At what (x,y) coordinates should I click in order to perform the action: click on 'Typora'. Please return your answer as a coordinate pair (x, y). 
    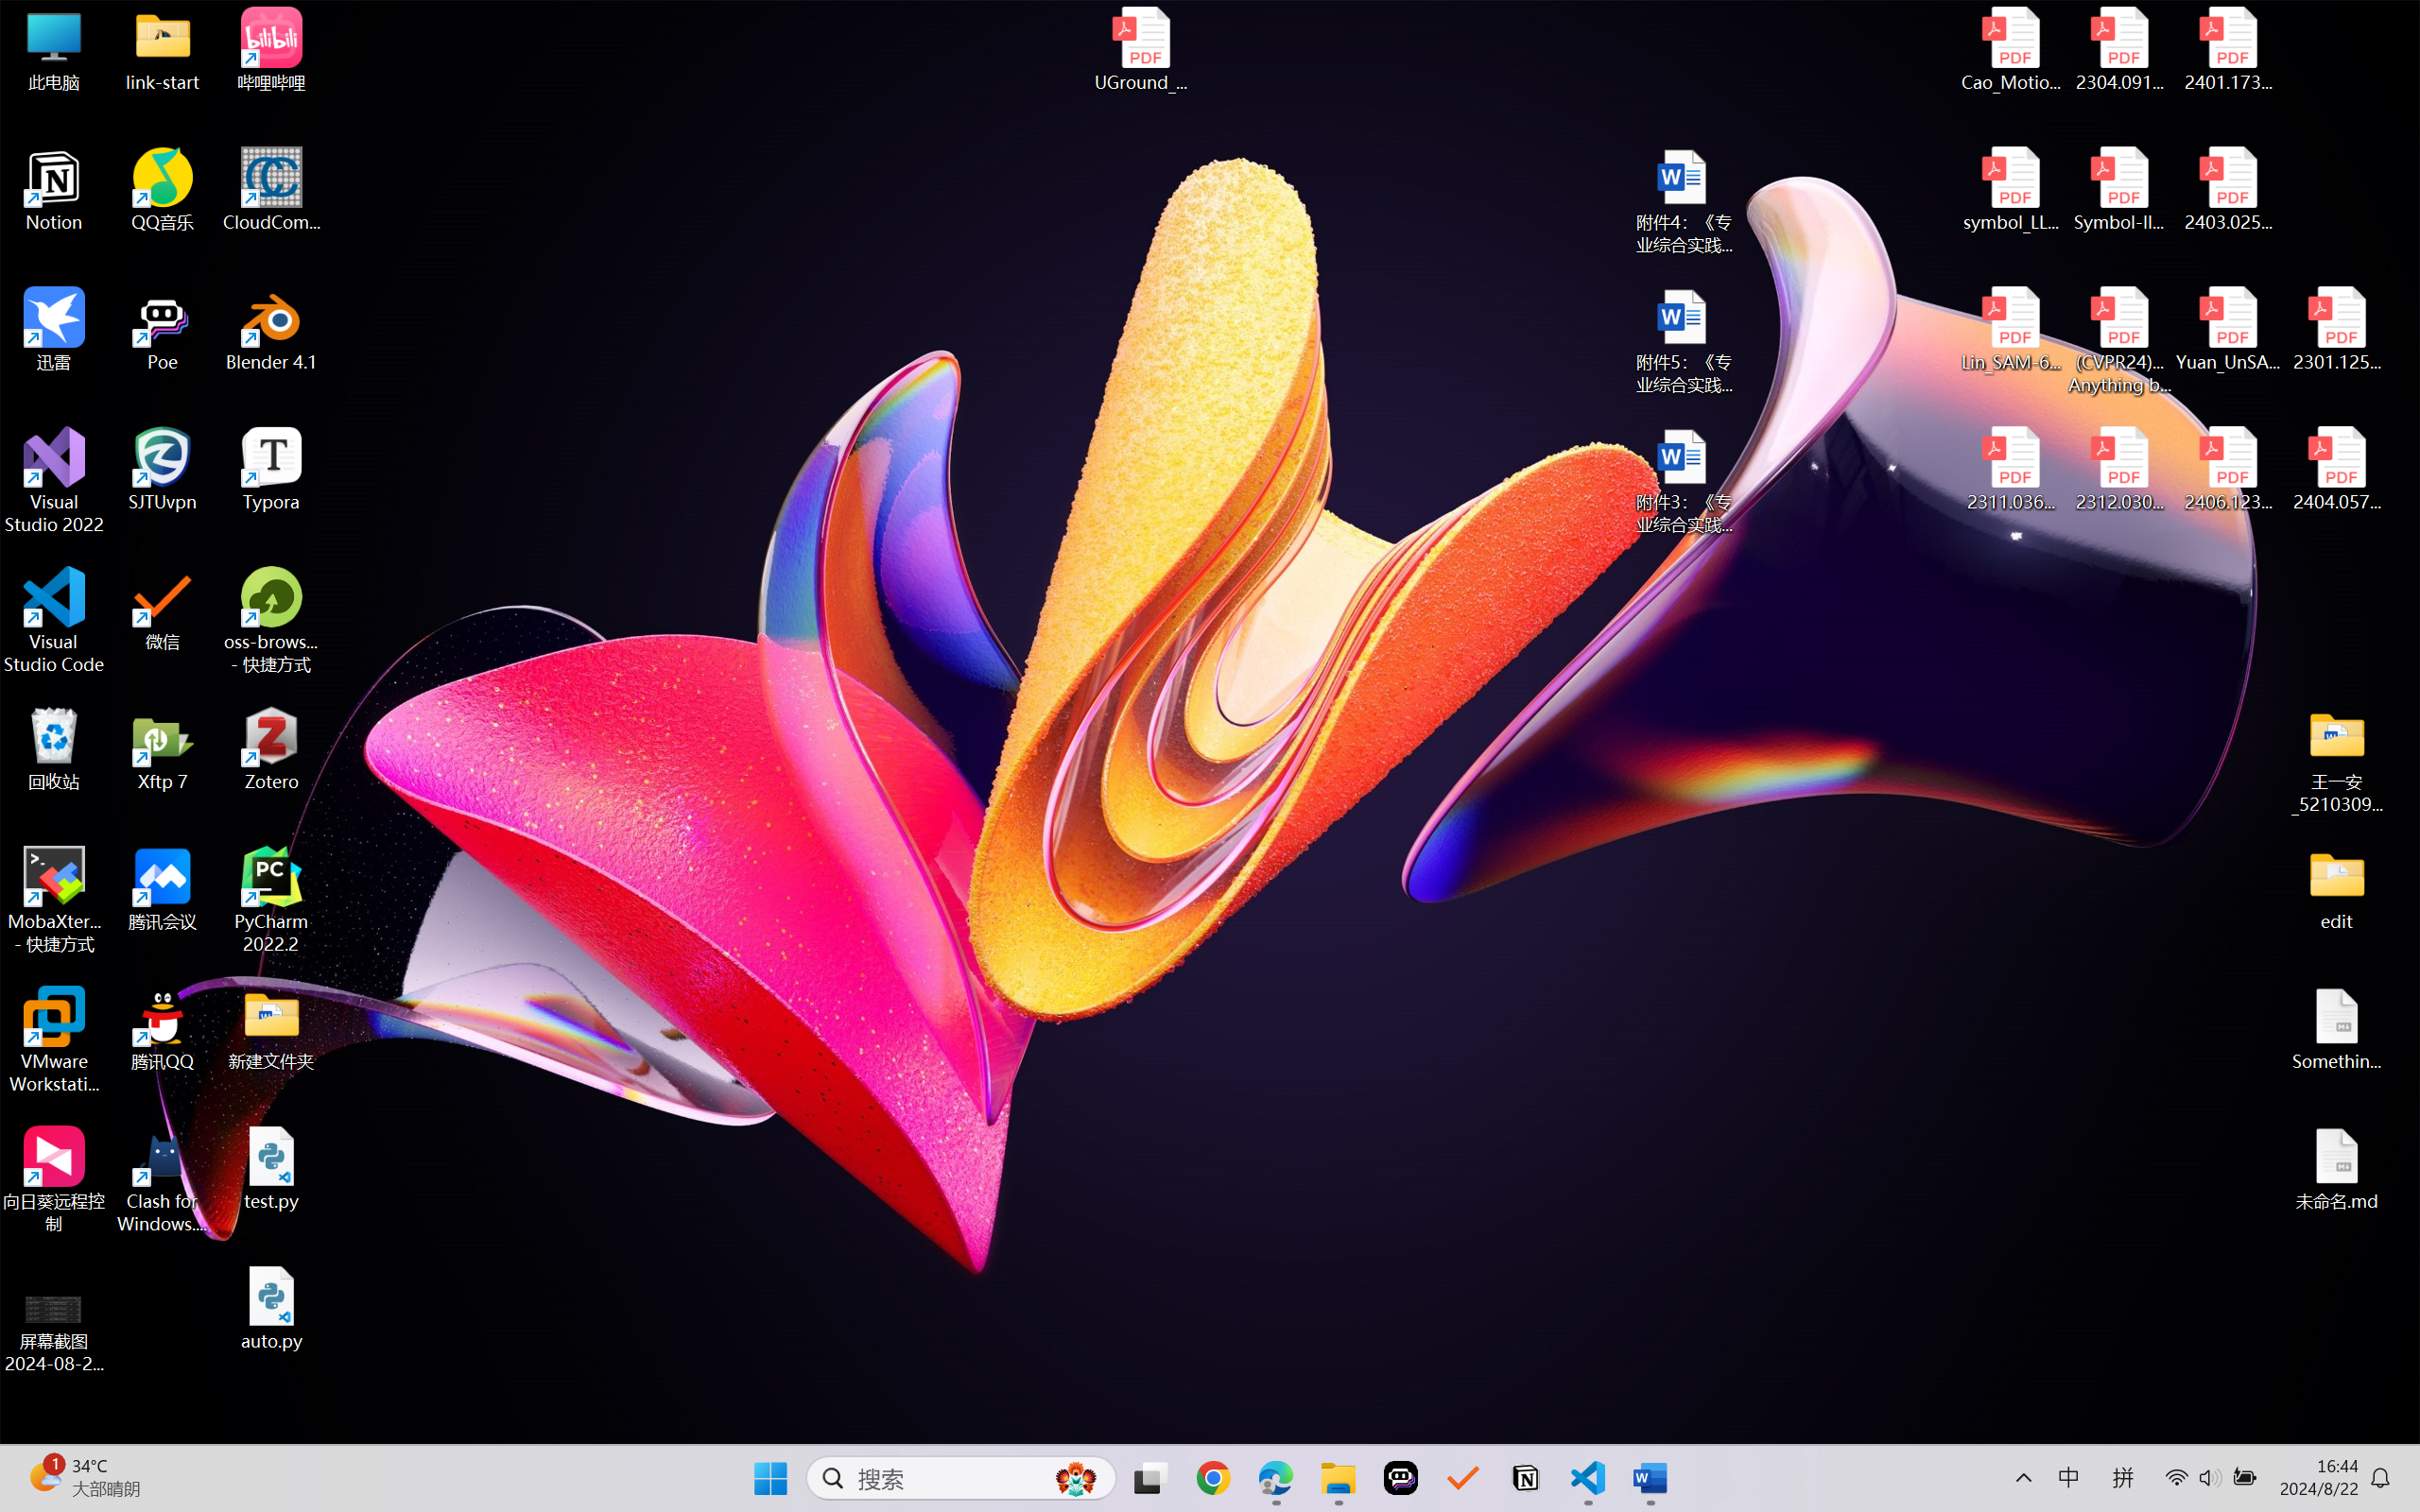
    Looking at the image, I should click on (271, 469).